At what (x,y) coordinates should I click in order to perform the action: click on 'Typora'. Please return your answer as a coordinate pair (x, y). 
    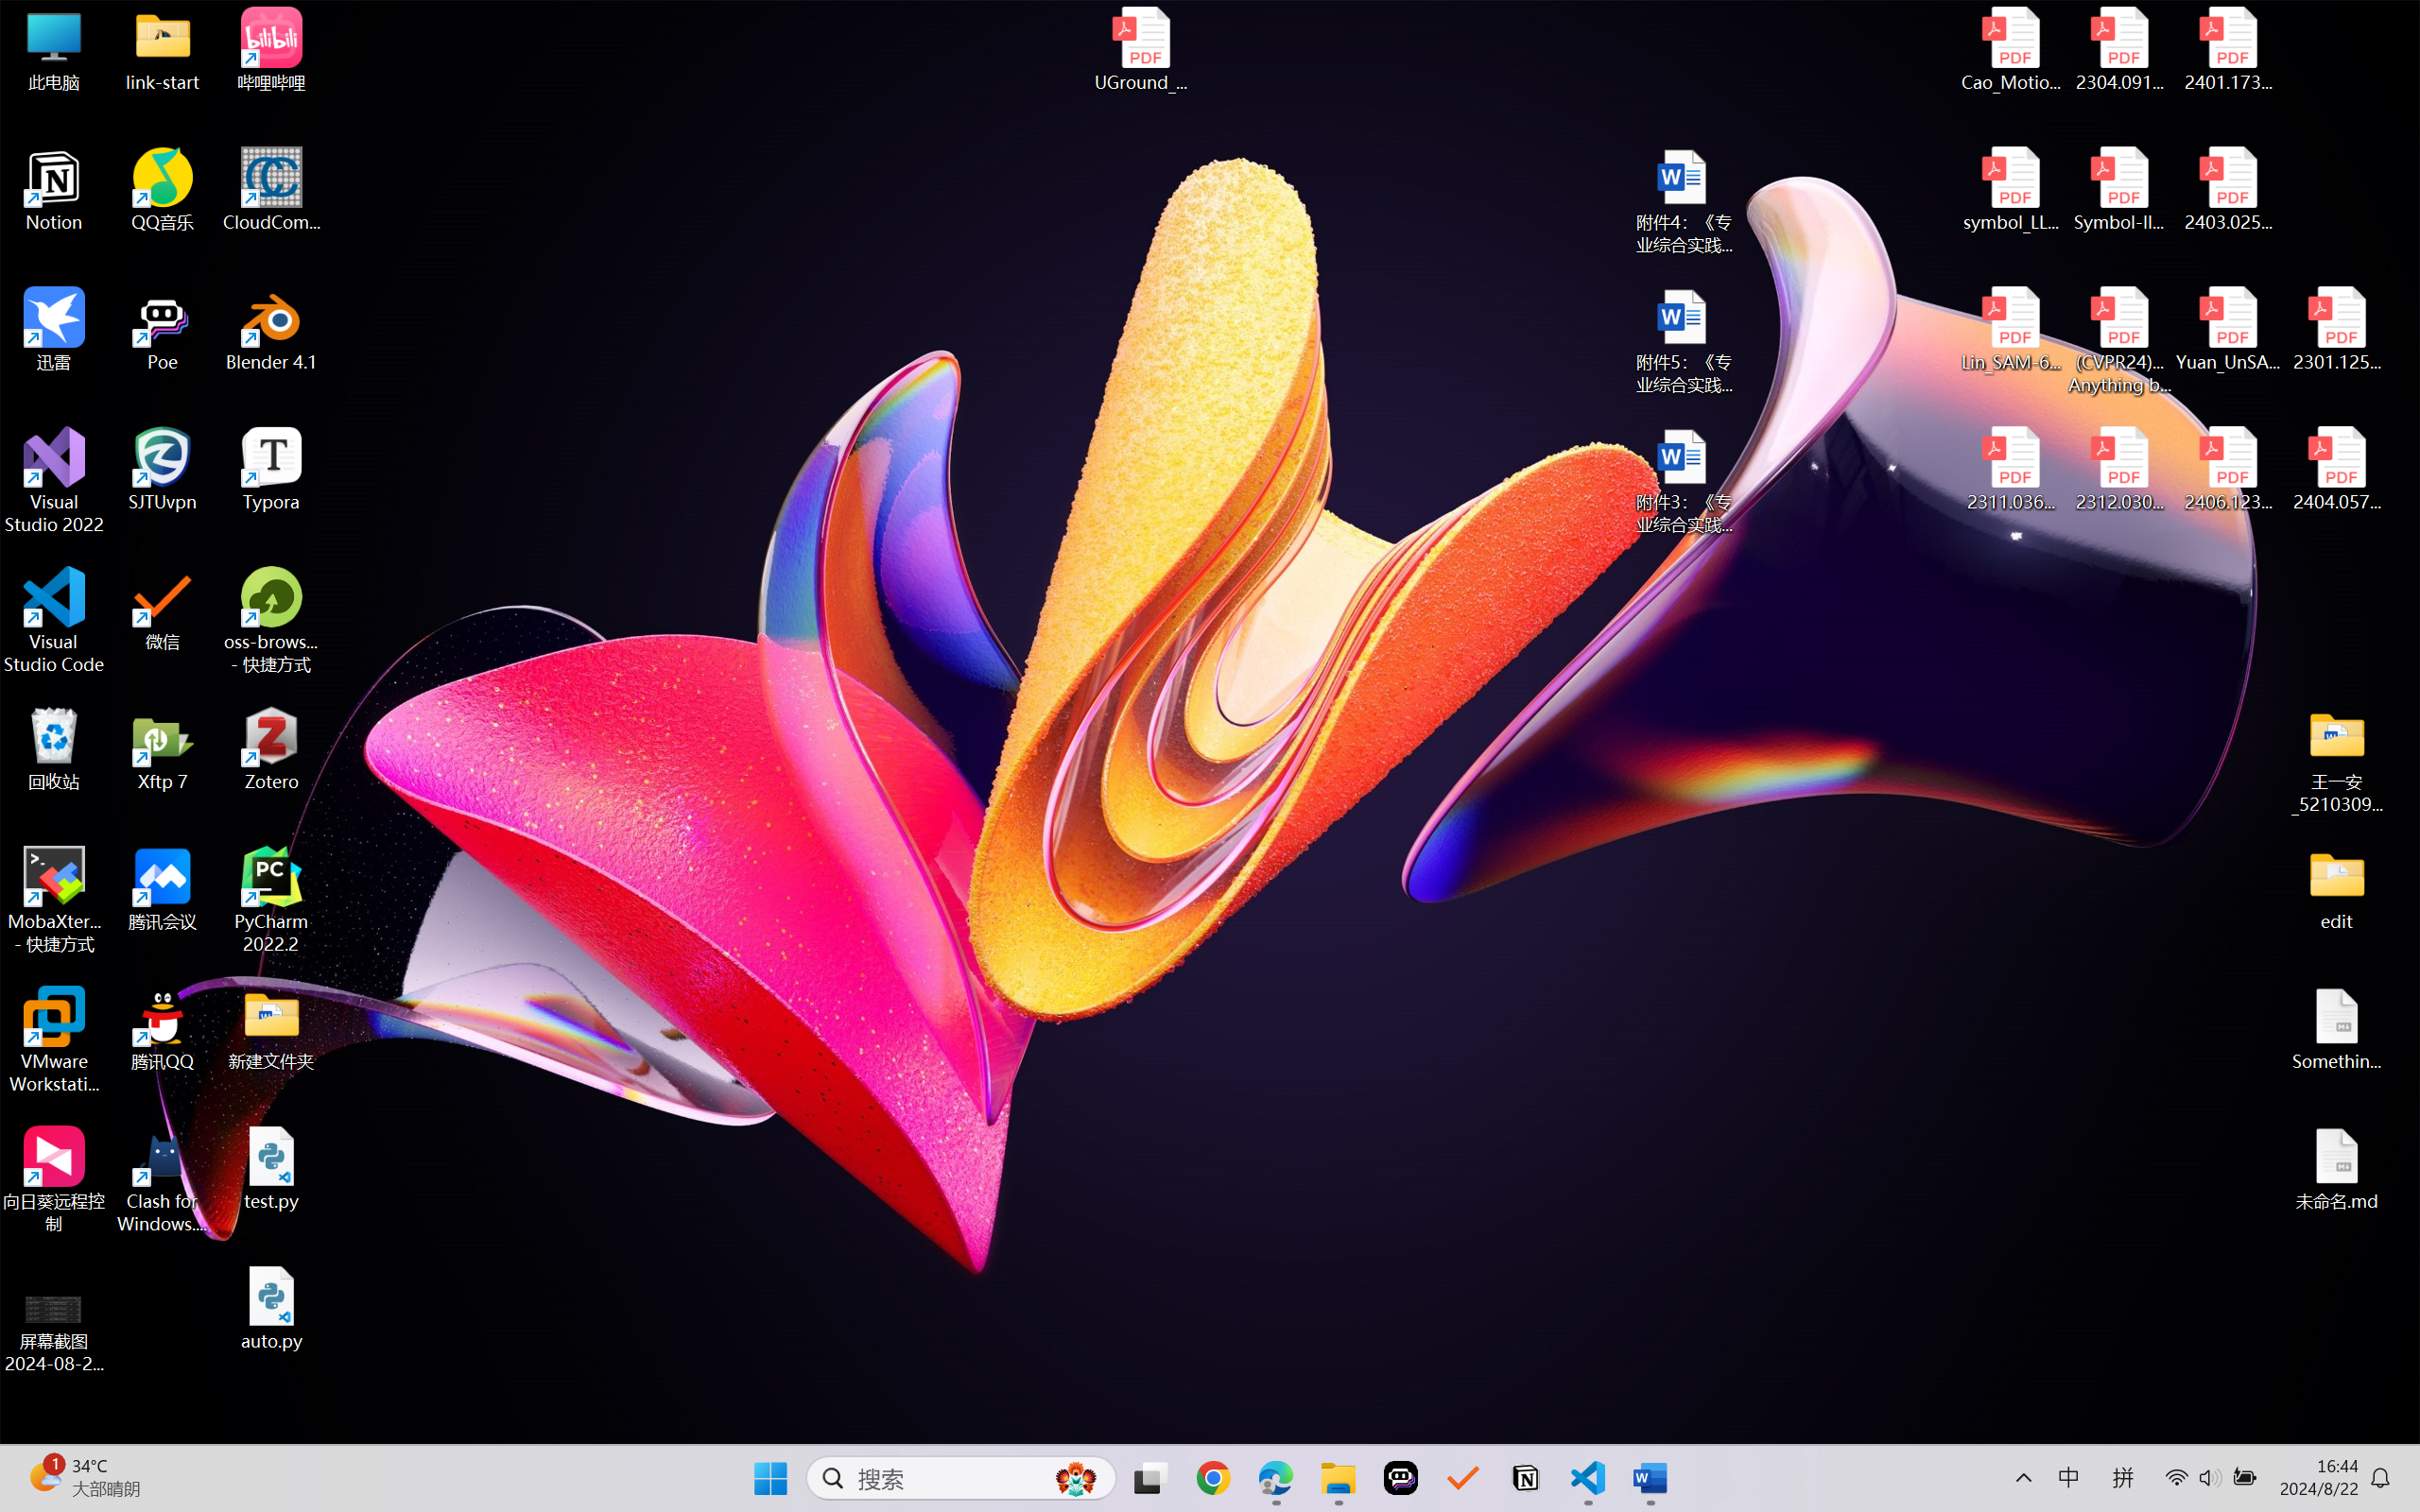
    Looking at the image, I should click on (271, 469).